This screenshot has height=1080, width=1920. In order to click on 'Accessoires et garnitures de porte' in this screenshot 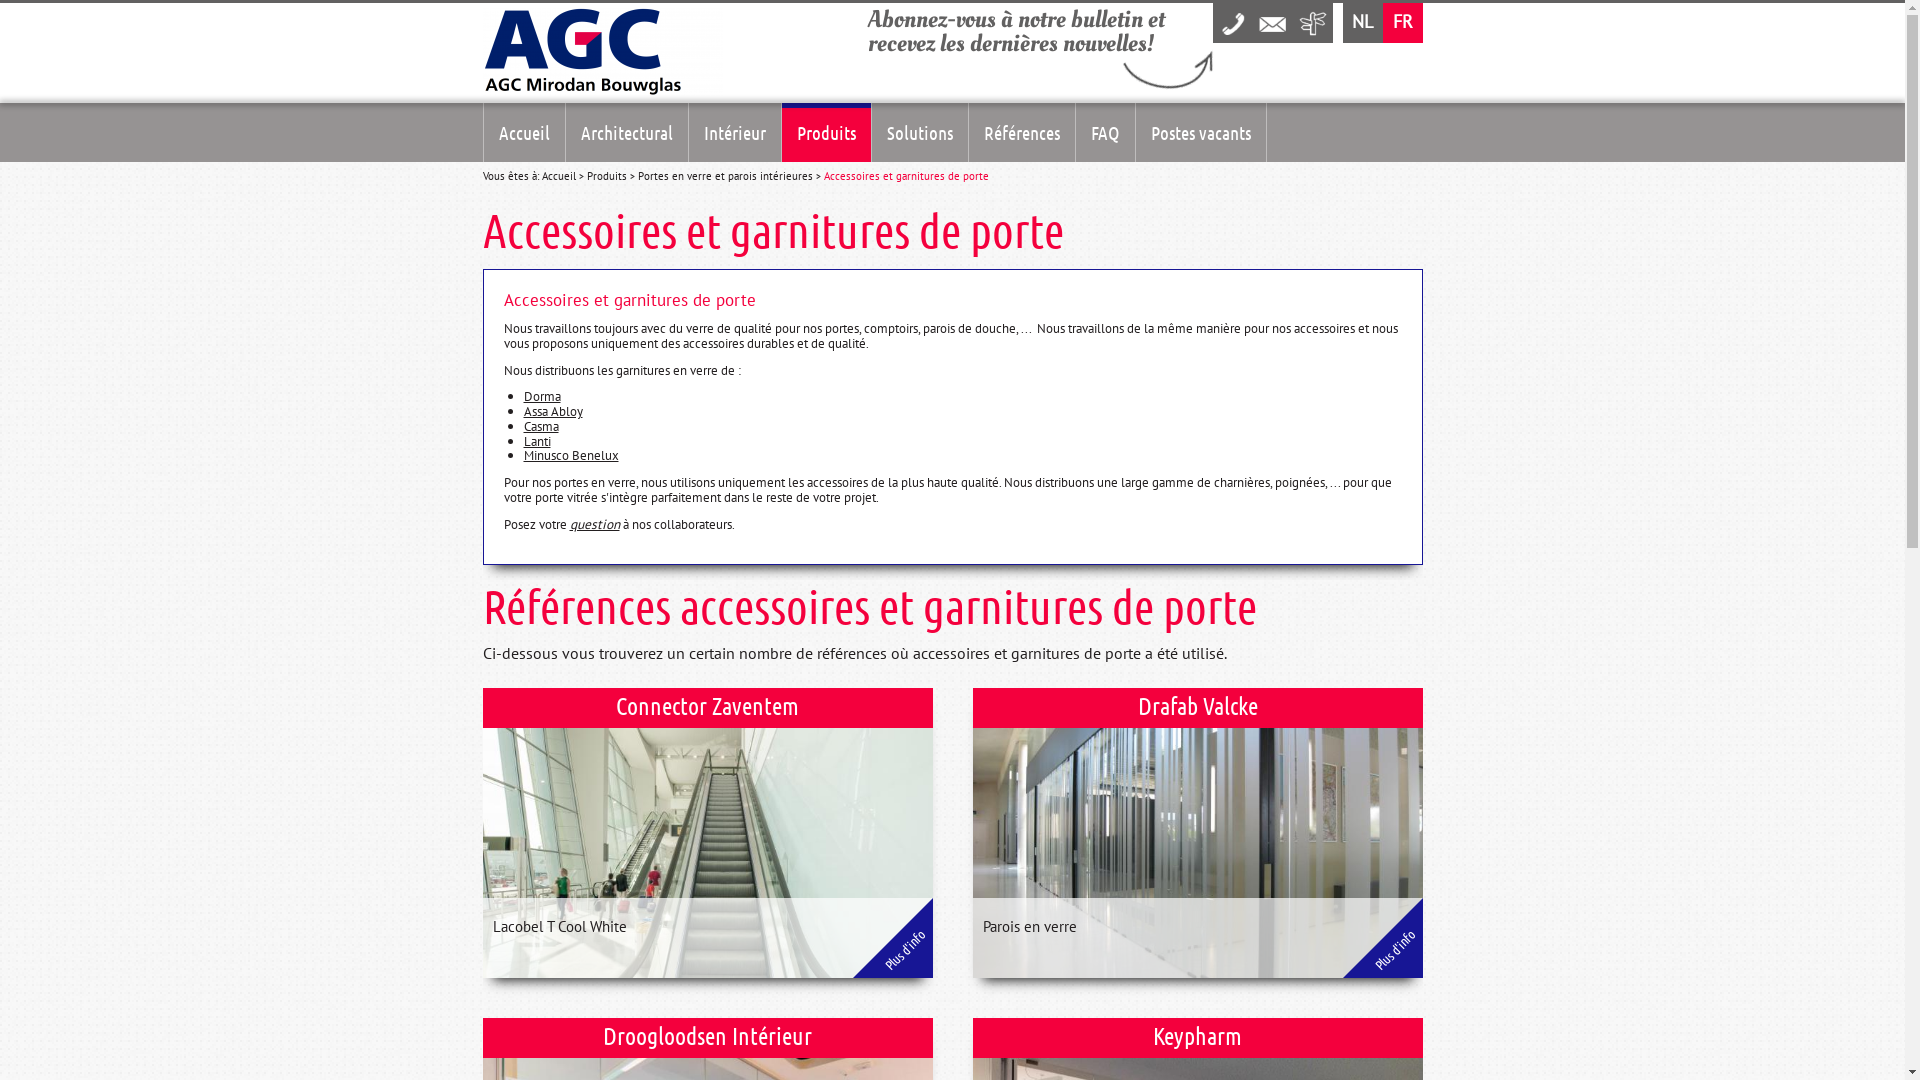, I will do `click(905, 175)`.